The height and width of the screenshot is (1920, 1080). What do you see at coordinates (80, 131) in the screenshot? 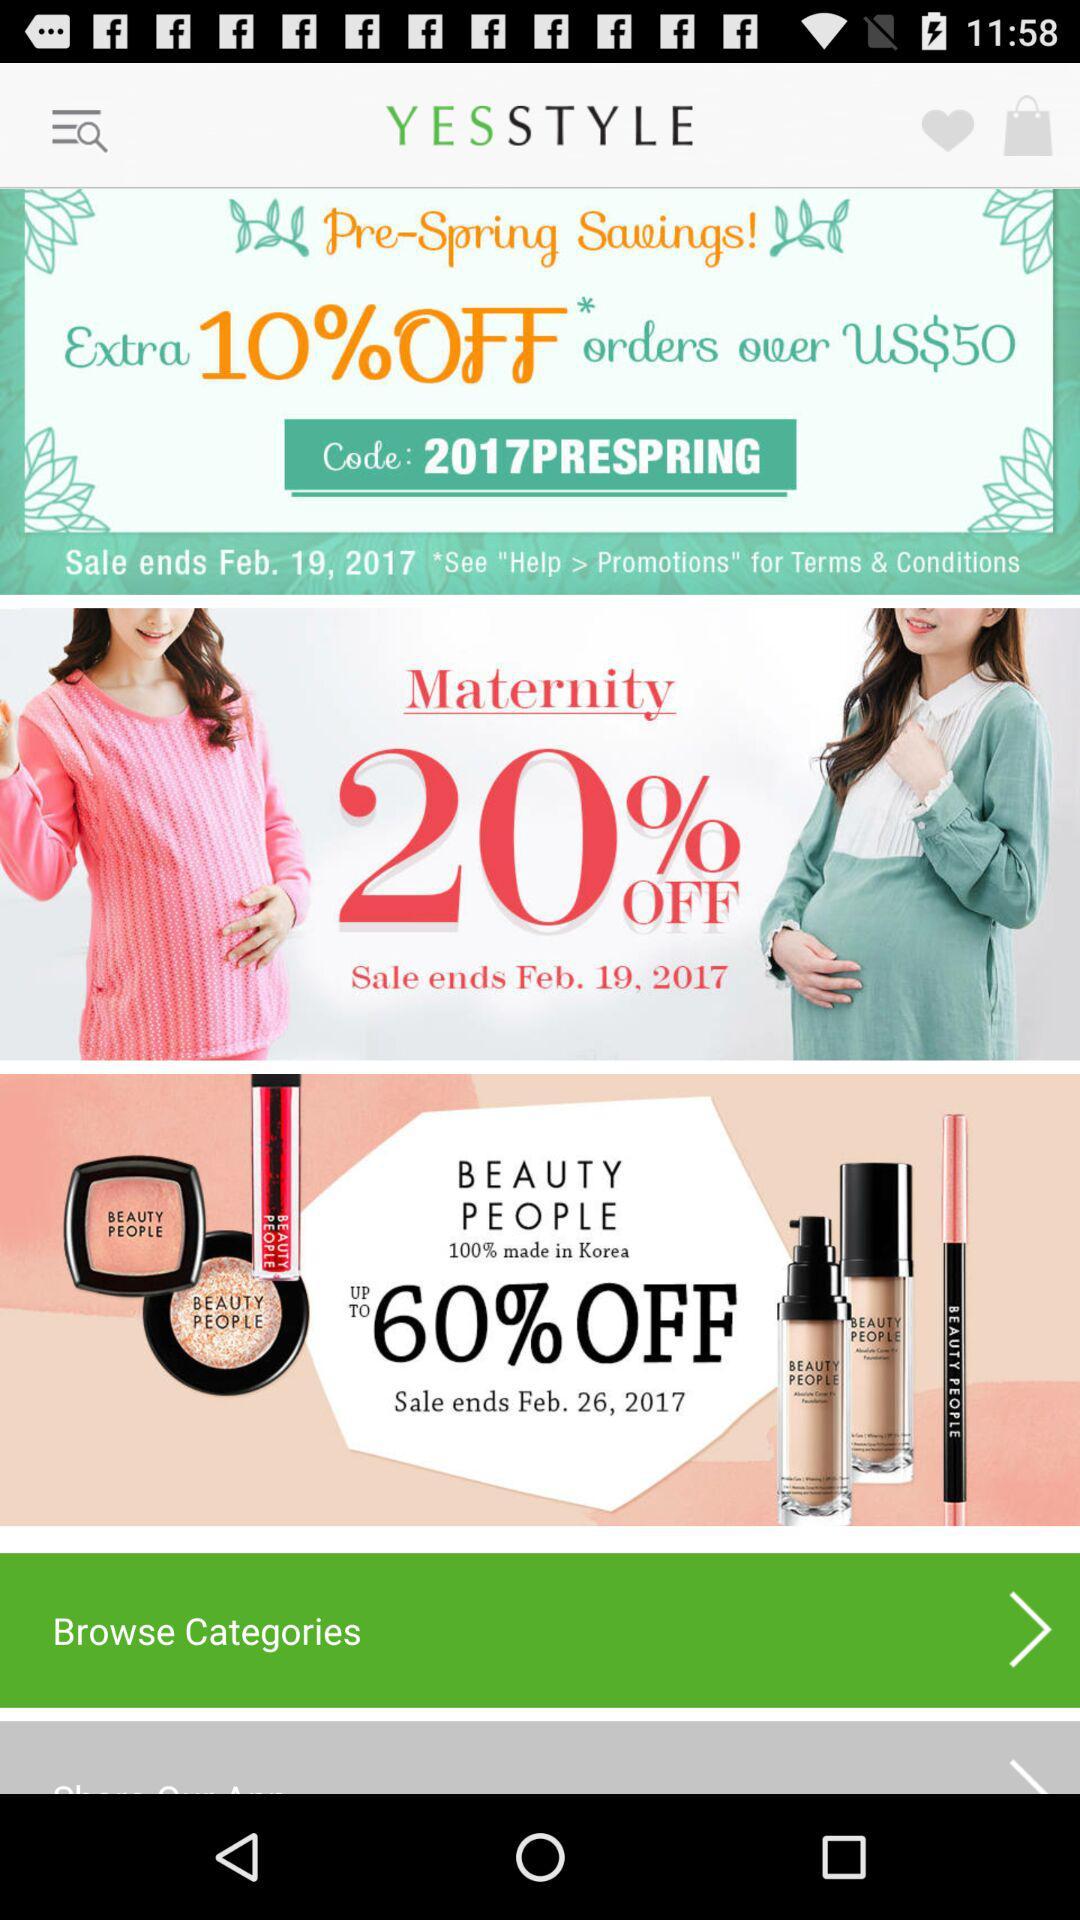
I see `open menu` at bounding box center [80, 131].